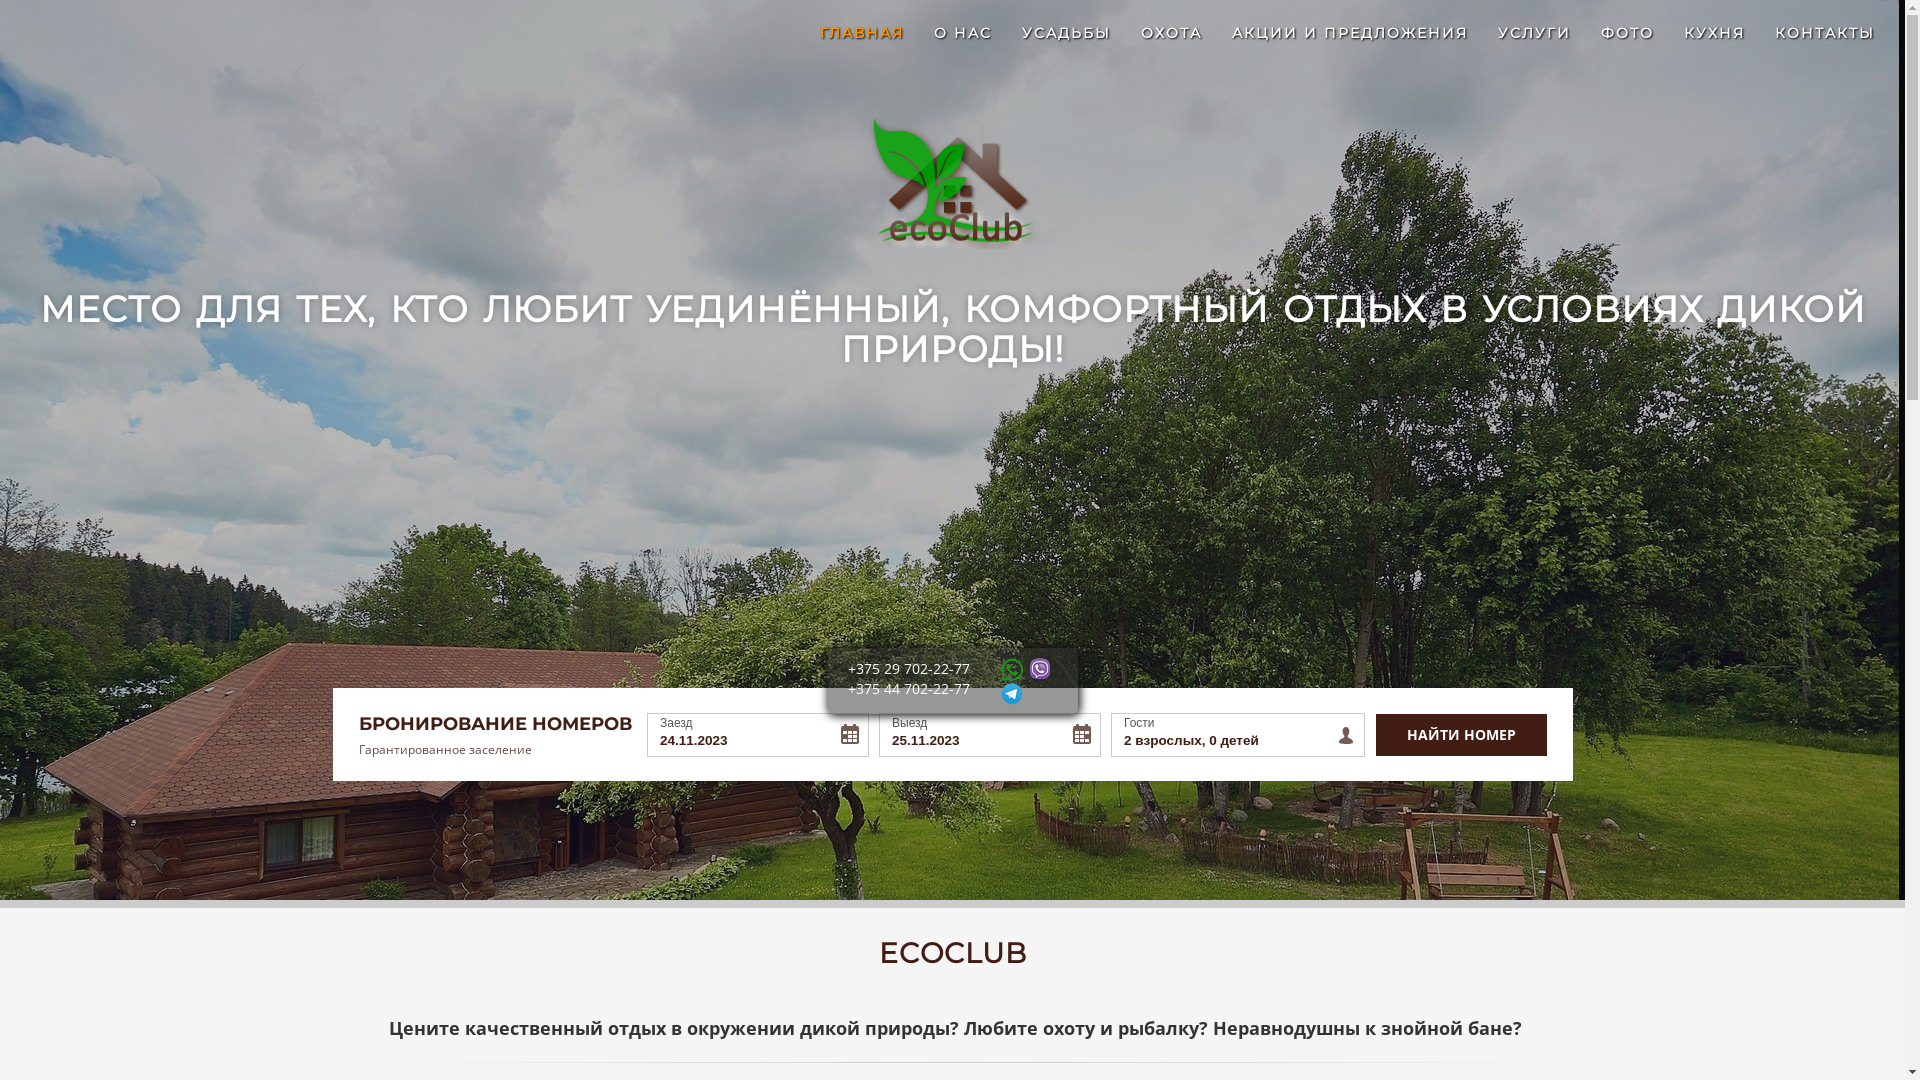 The image size is (1920, 1080). Describe the element at coordinates (907, 687) in the screenshot. I see `'+375 44 702-22-77'` at that location.